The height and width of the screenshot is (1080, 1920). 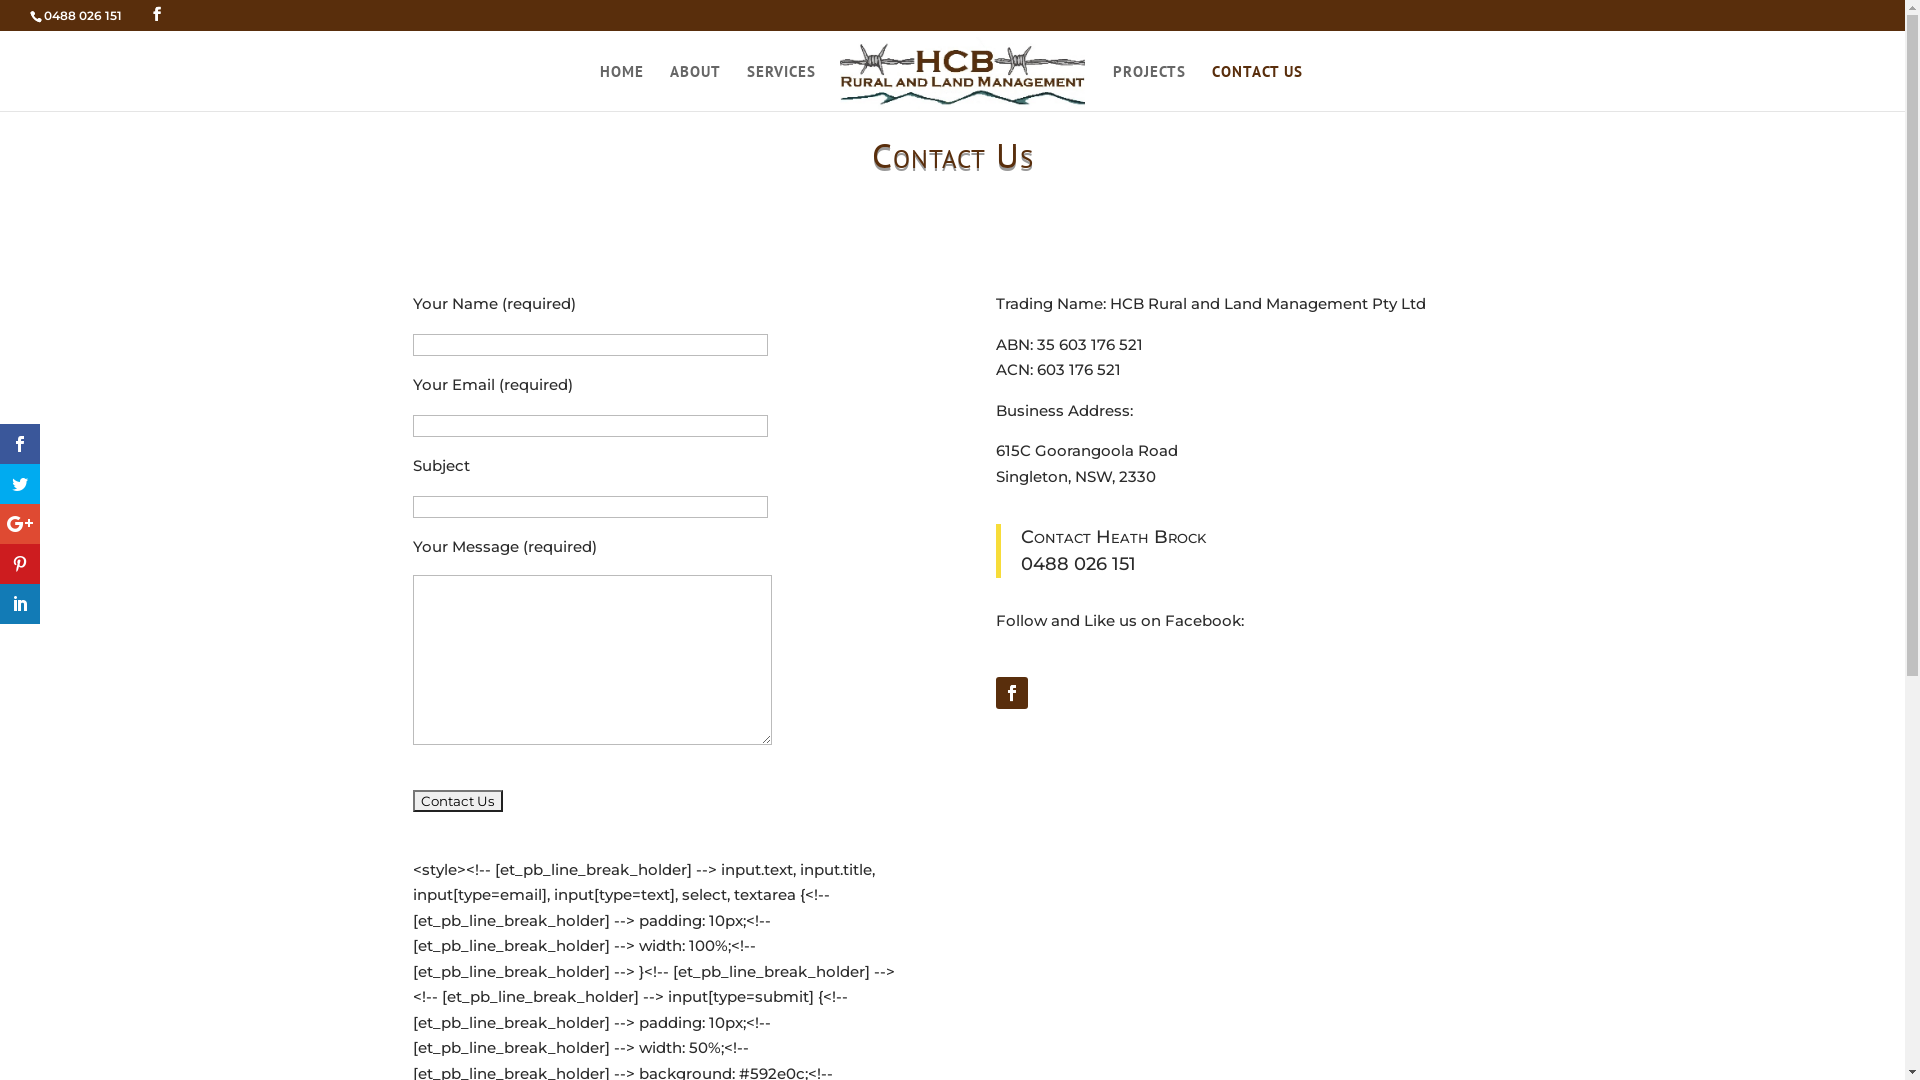 What do you see at coordinates (695, 76) in the screenshot?
I see `'ABOUT'` at bounding box center [695, 76].